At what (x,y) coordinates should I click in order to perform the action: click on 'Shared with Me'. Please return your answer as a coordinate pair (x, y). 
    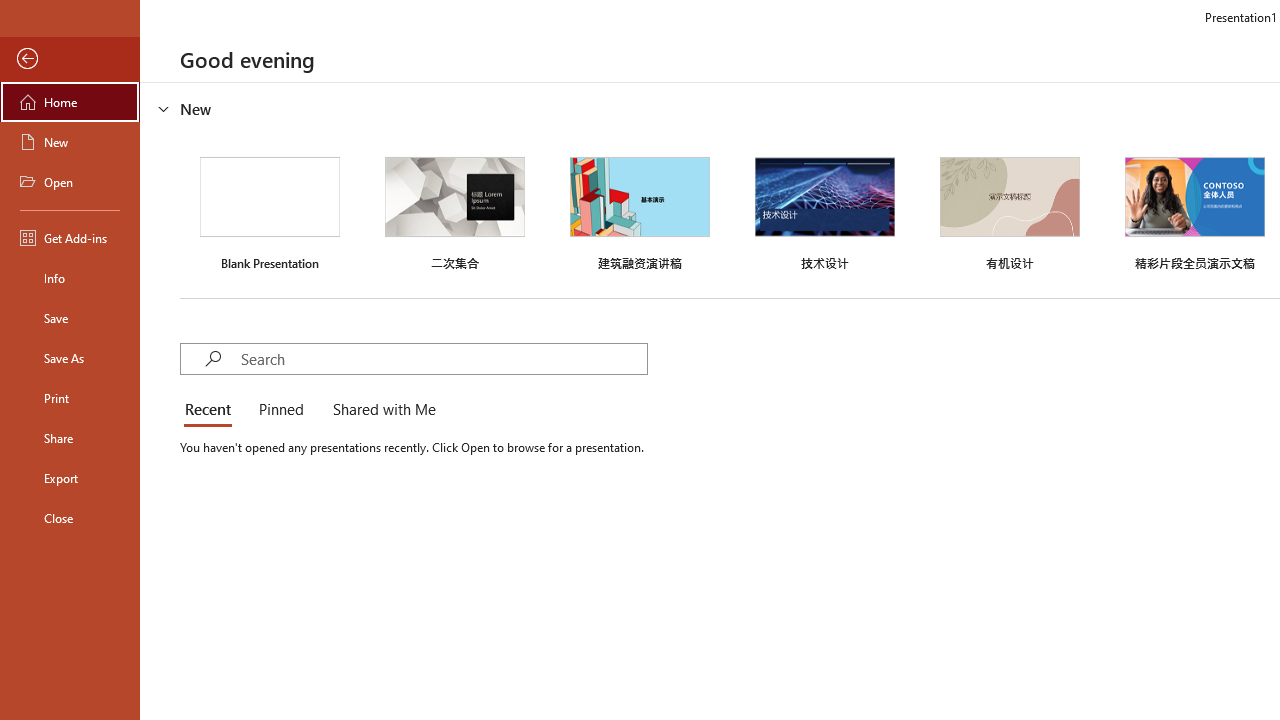
    Looking at the image, I should click on (380, 410).